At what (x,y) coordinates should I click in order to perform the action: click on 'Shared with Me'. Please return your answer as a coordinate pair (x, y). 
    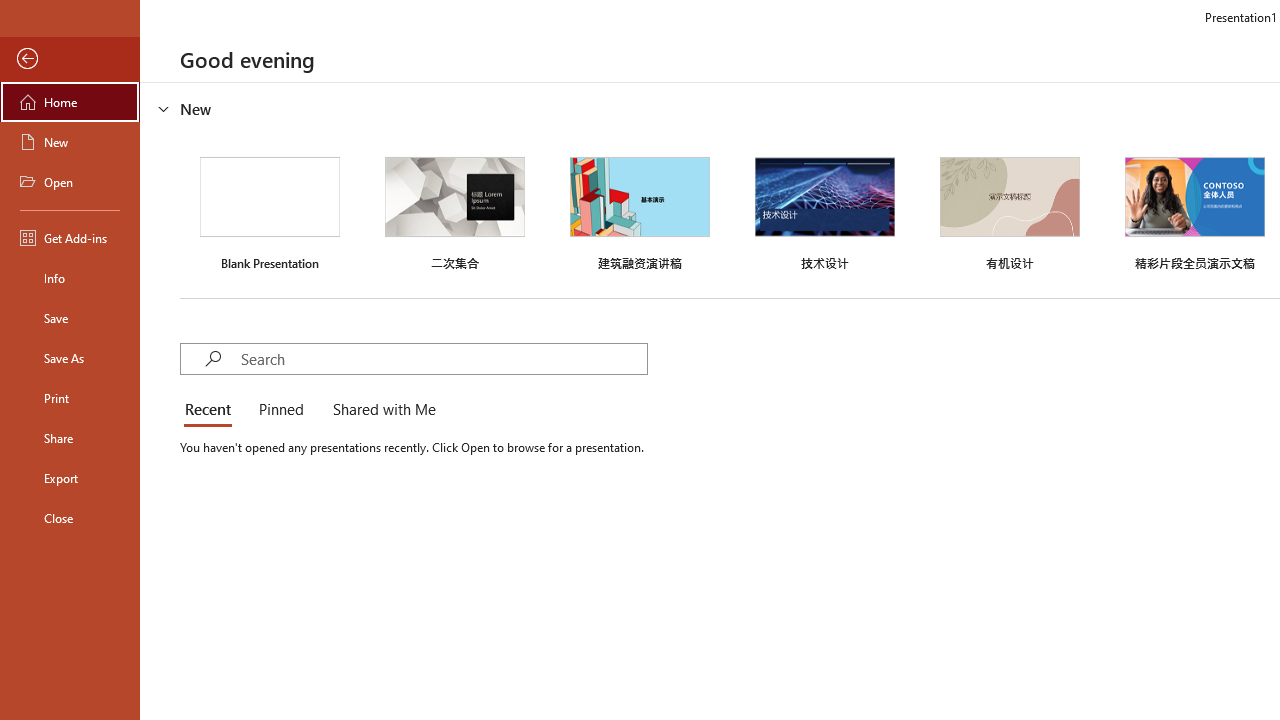
    Looking at the image, I should click on (380, 410).